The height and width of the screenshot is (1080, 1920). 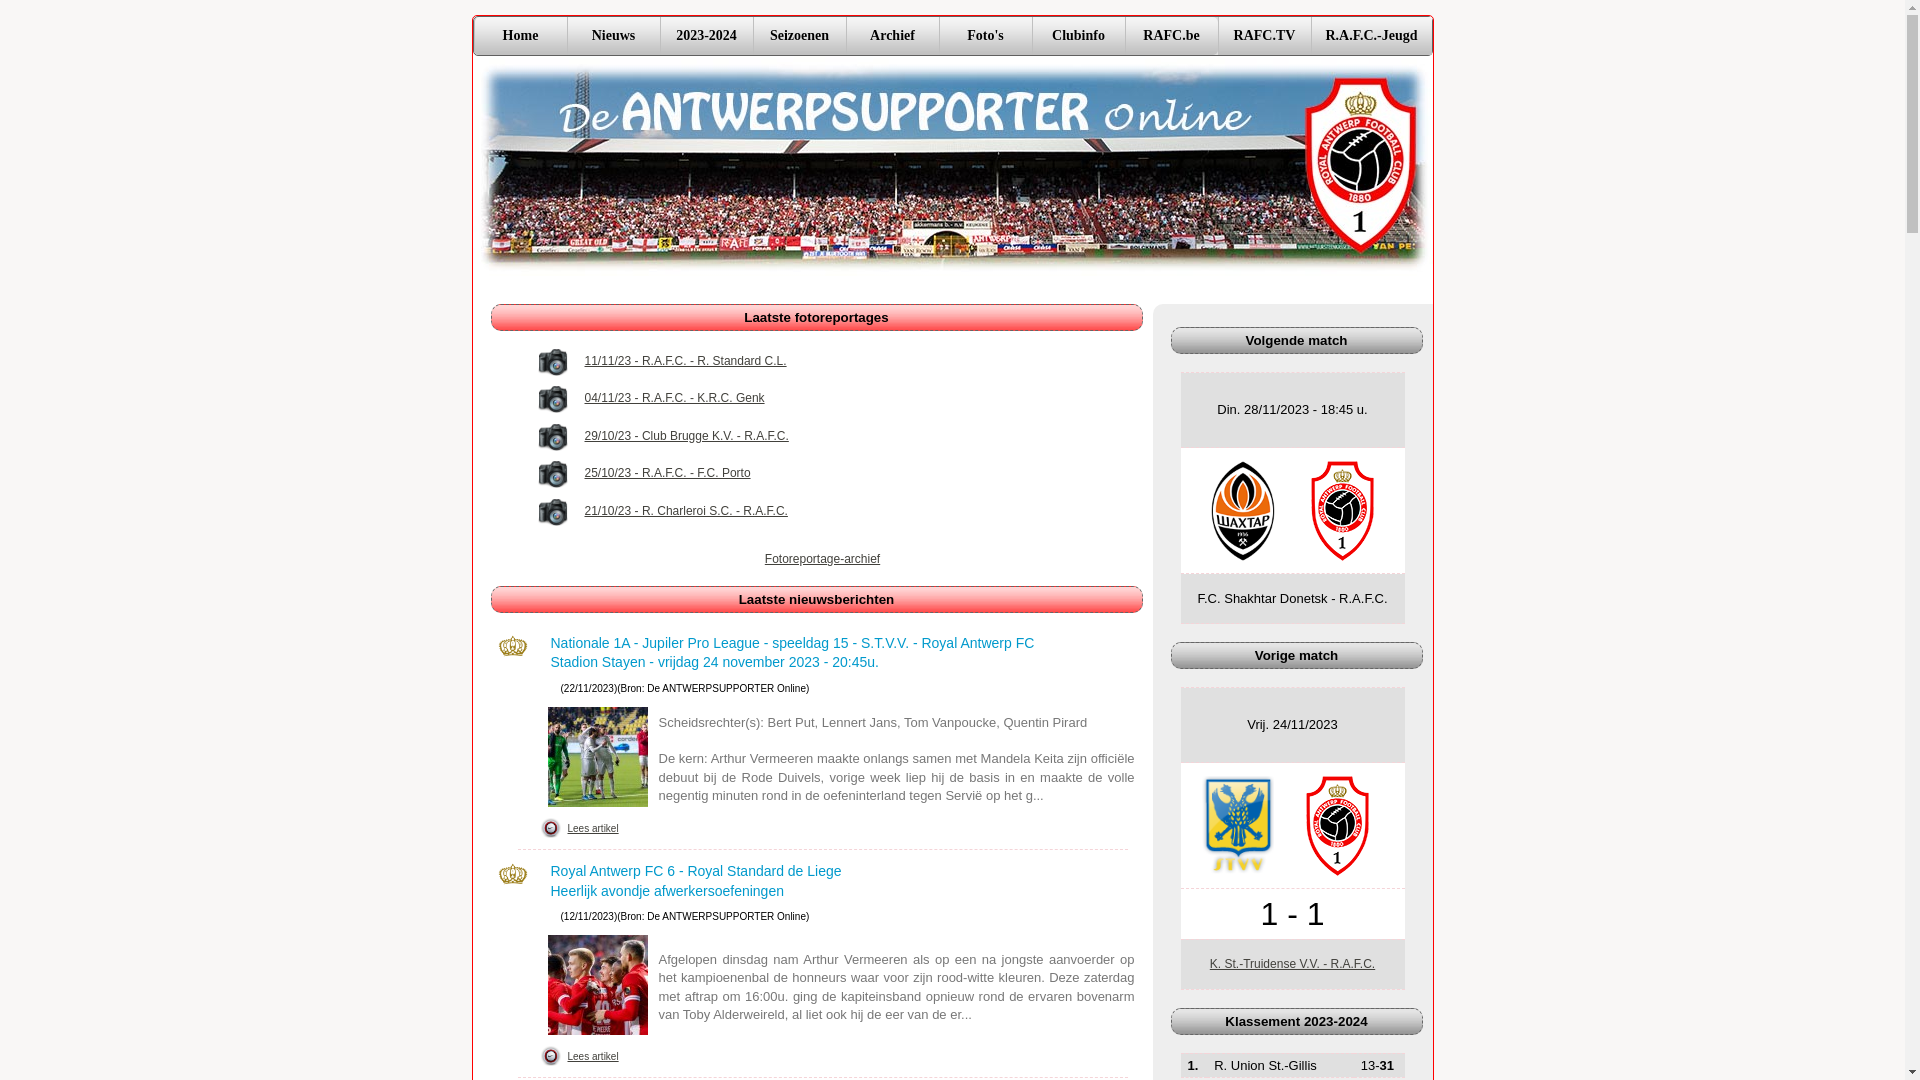 I want to click on 'Archief', so click(x=845, y=35).